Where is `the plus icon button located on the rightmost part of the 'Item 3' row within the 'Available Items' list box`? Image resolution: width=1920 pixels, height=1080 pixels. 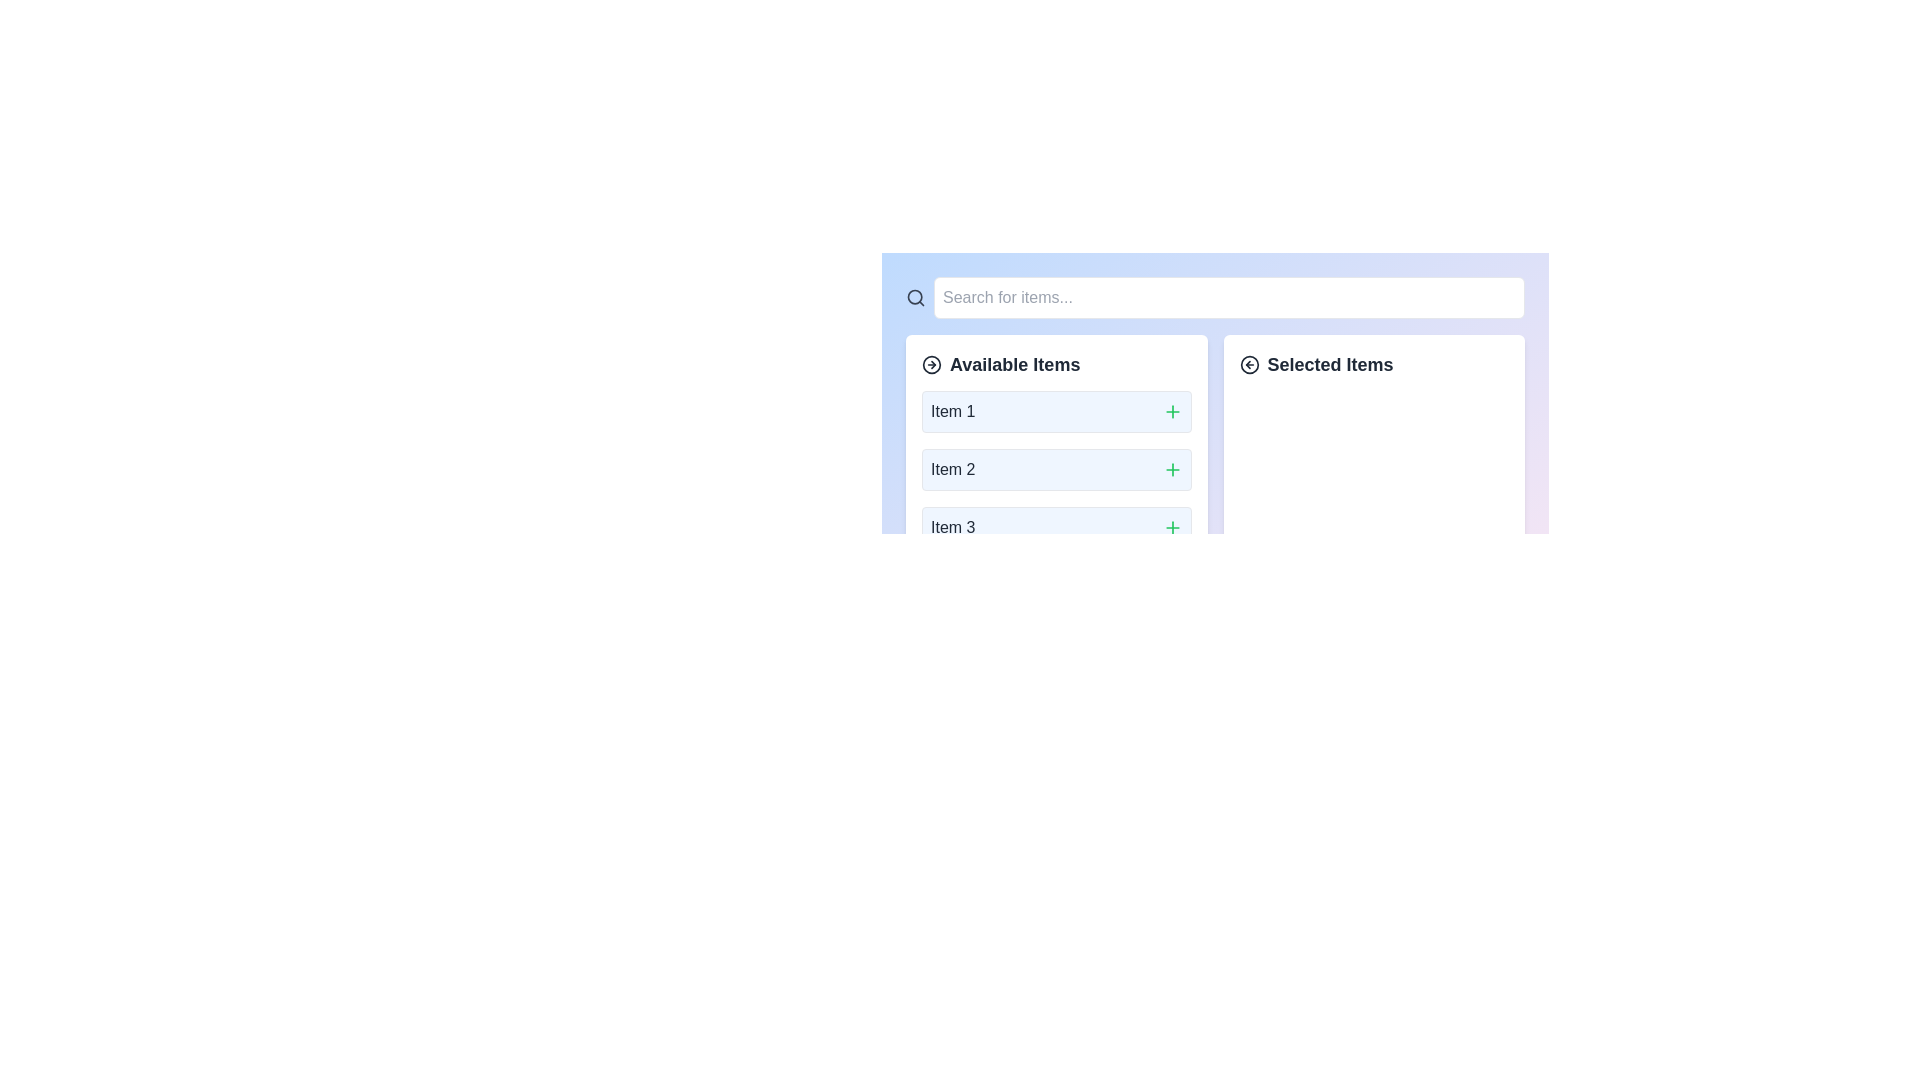 the plus icon button located on the rightmost part of the 'Item 3' row within the 'Available Items' list box is located at coordinates (1172, 527).